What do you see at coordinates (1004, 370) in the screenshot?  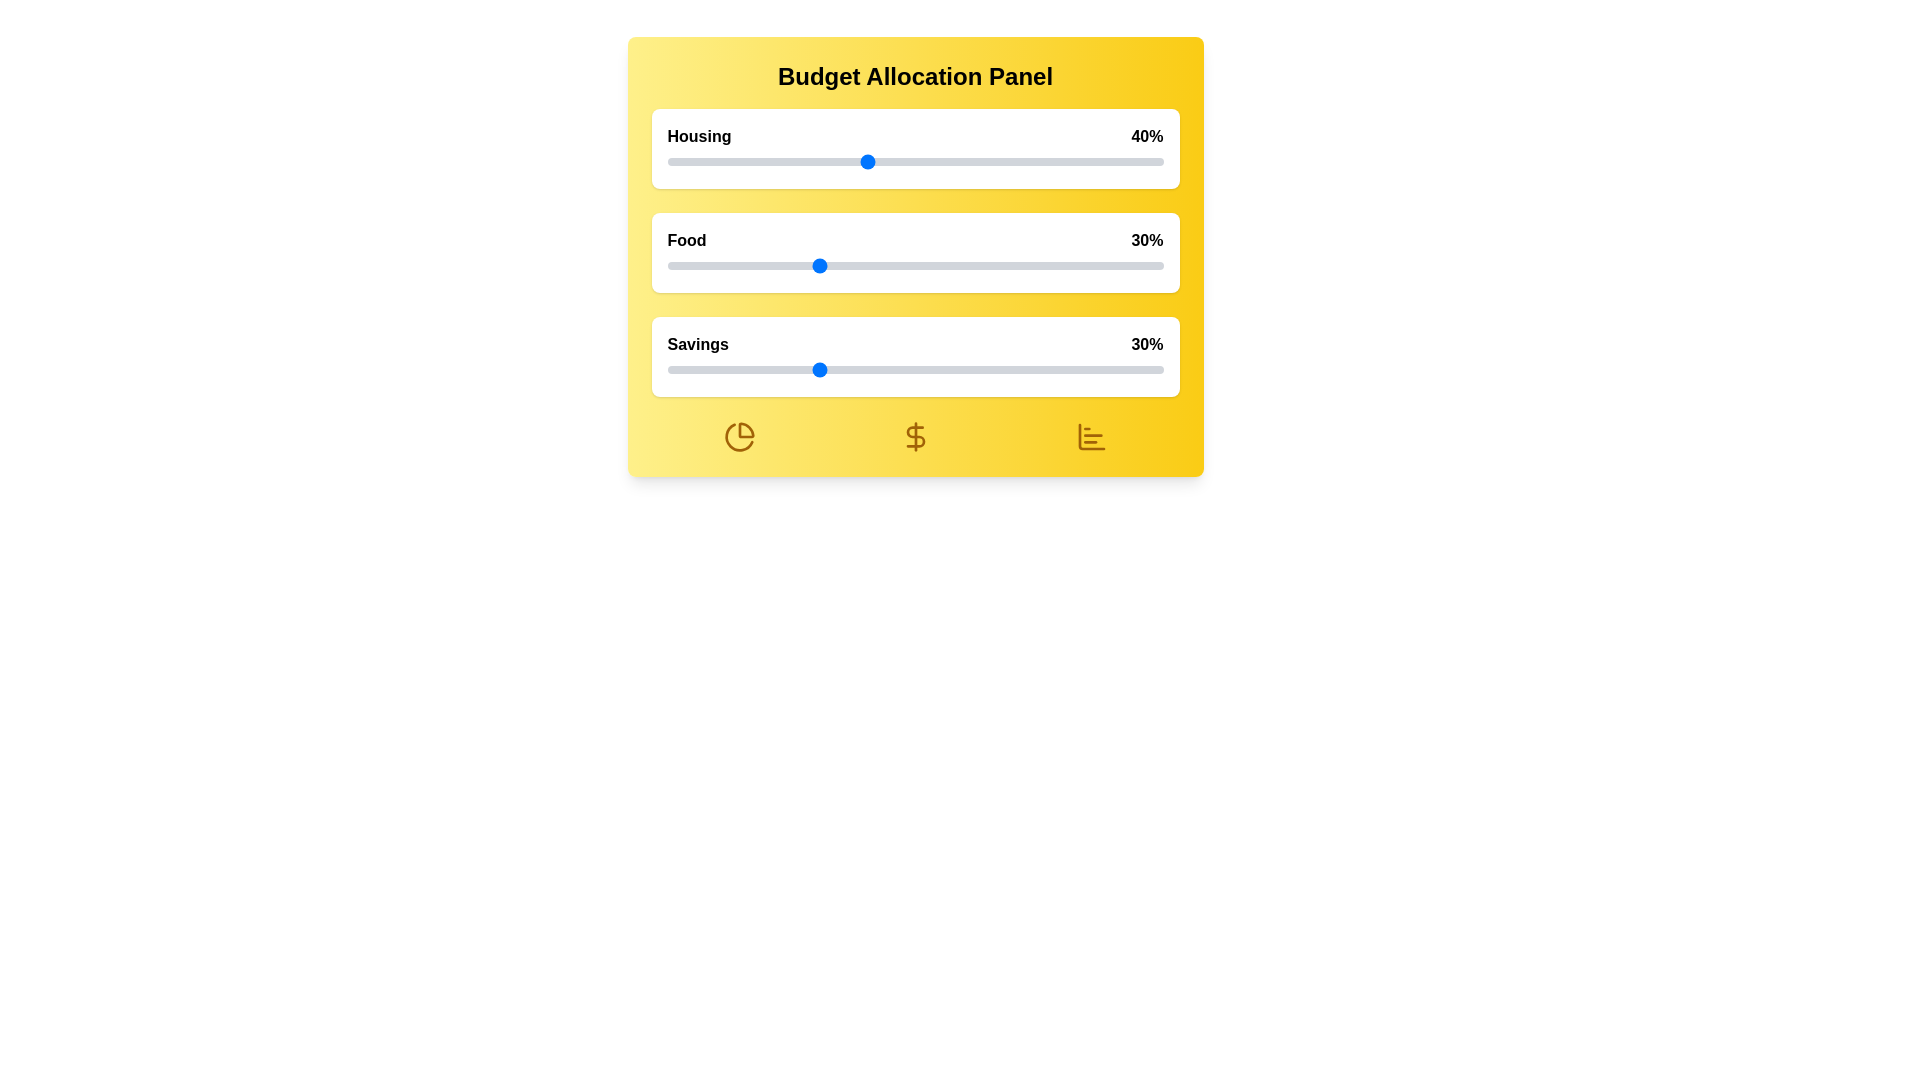 I see `the slider` at bounding box center [1004, 370].